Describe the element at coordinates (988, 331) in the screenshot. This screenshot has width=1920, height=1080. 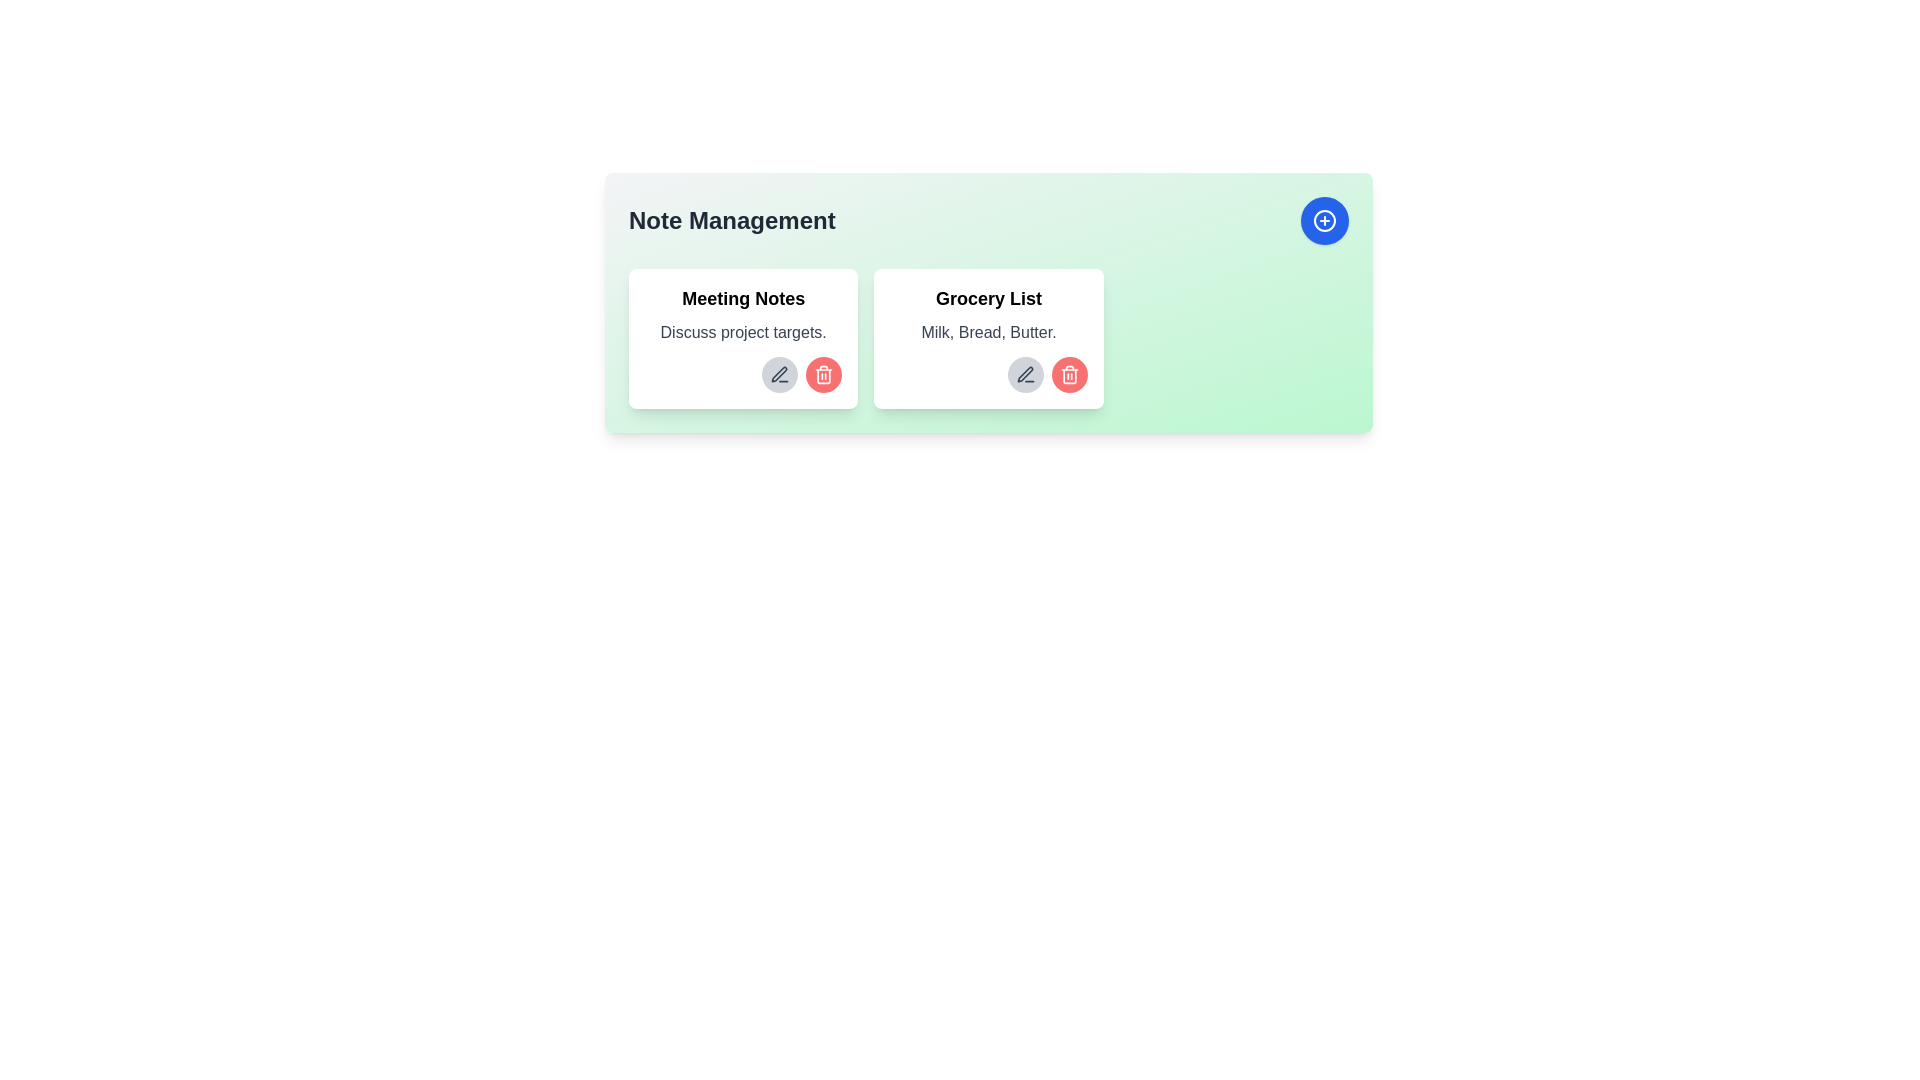
I see `the text display that shows the list of grocery items located directly beneath the 'Grocery List' title in the card within the 'Note Management' section` at that location.